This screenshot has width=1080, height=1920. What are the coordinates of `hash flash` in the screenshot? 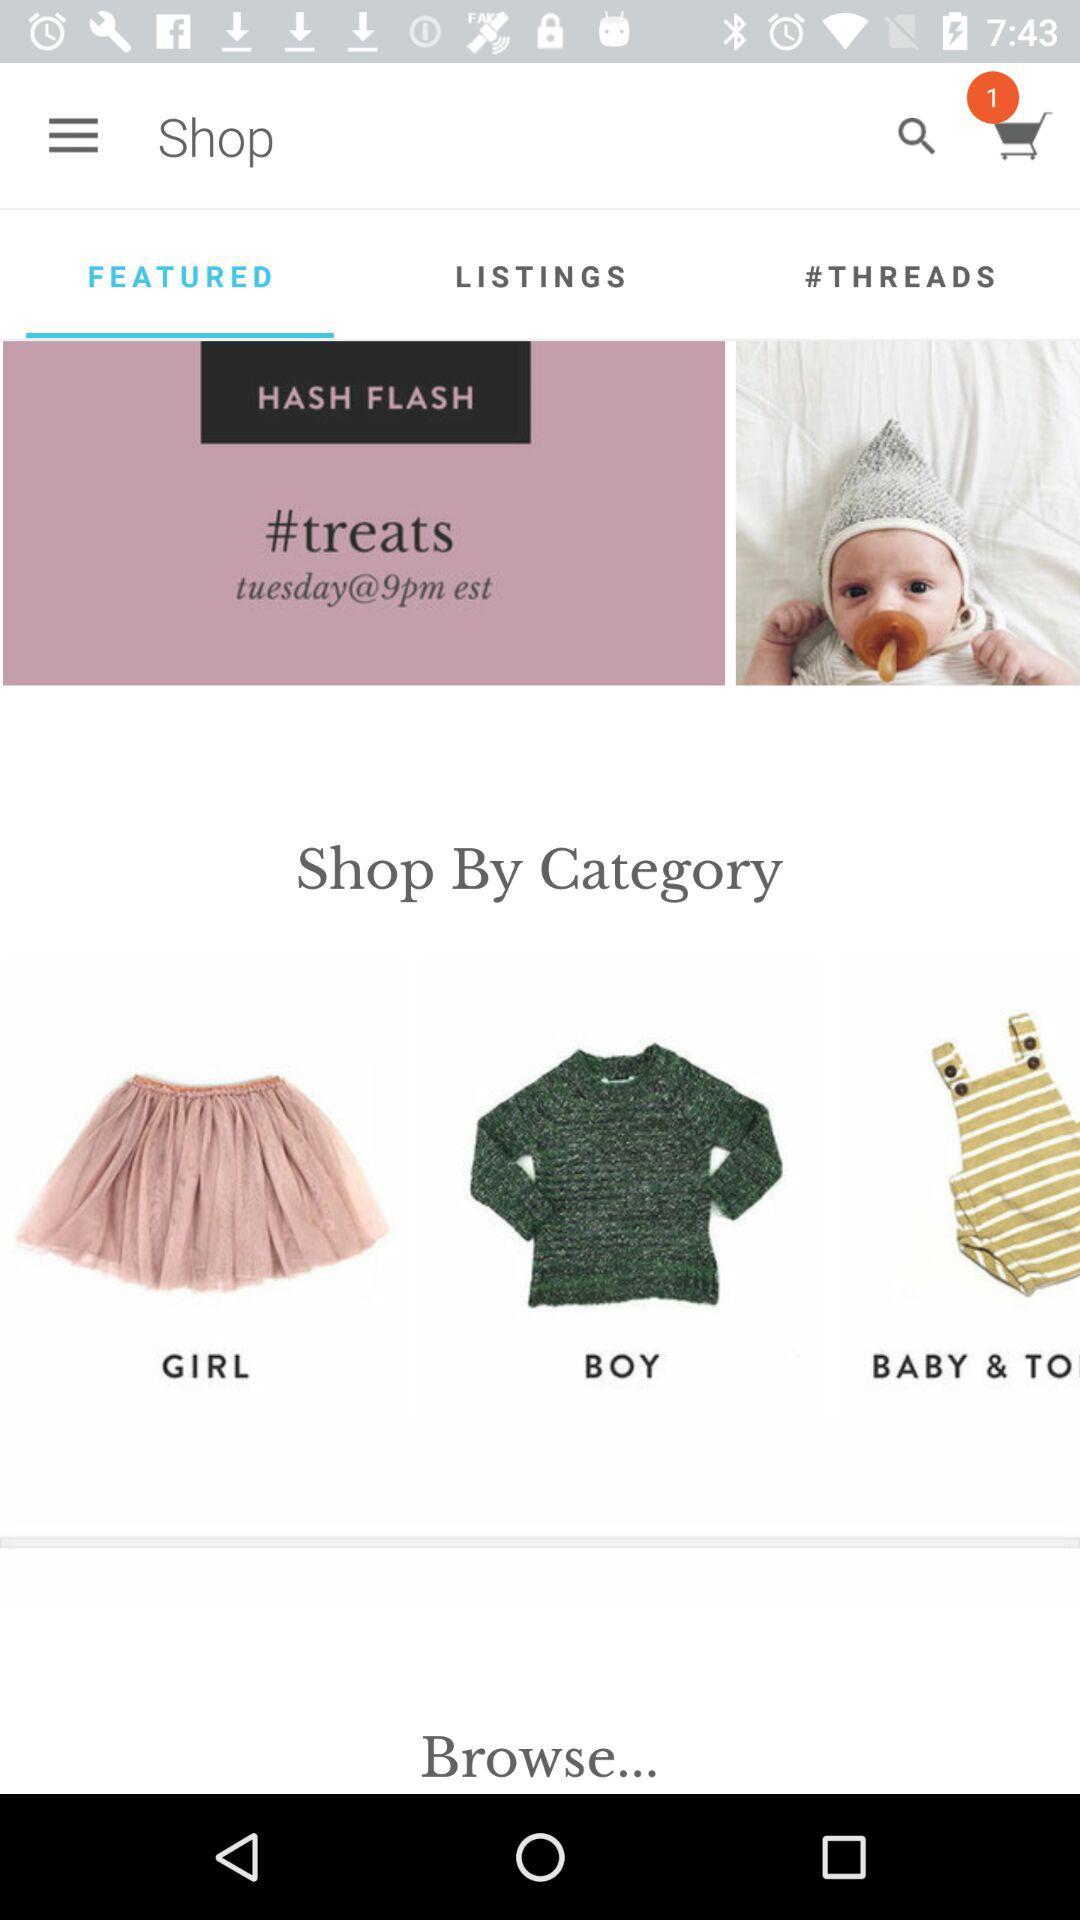 It's located at (364, 513).